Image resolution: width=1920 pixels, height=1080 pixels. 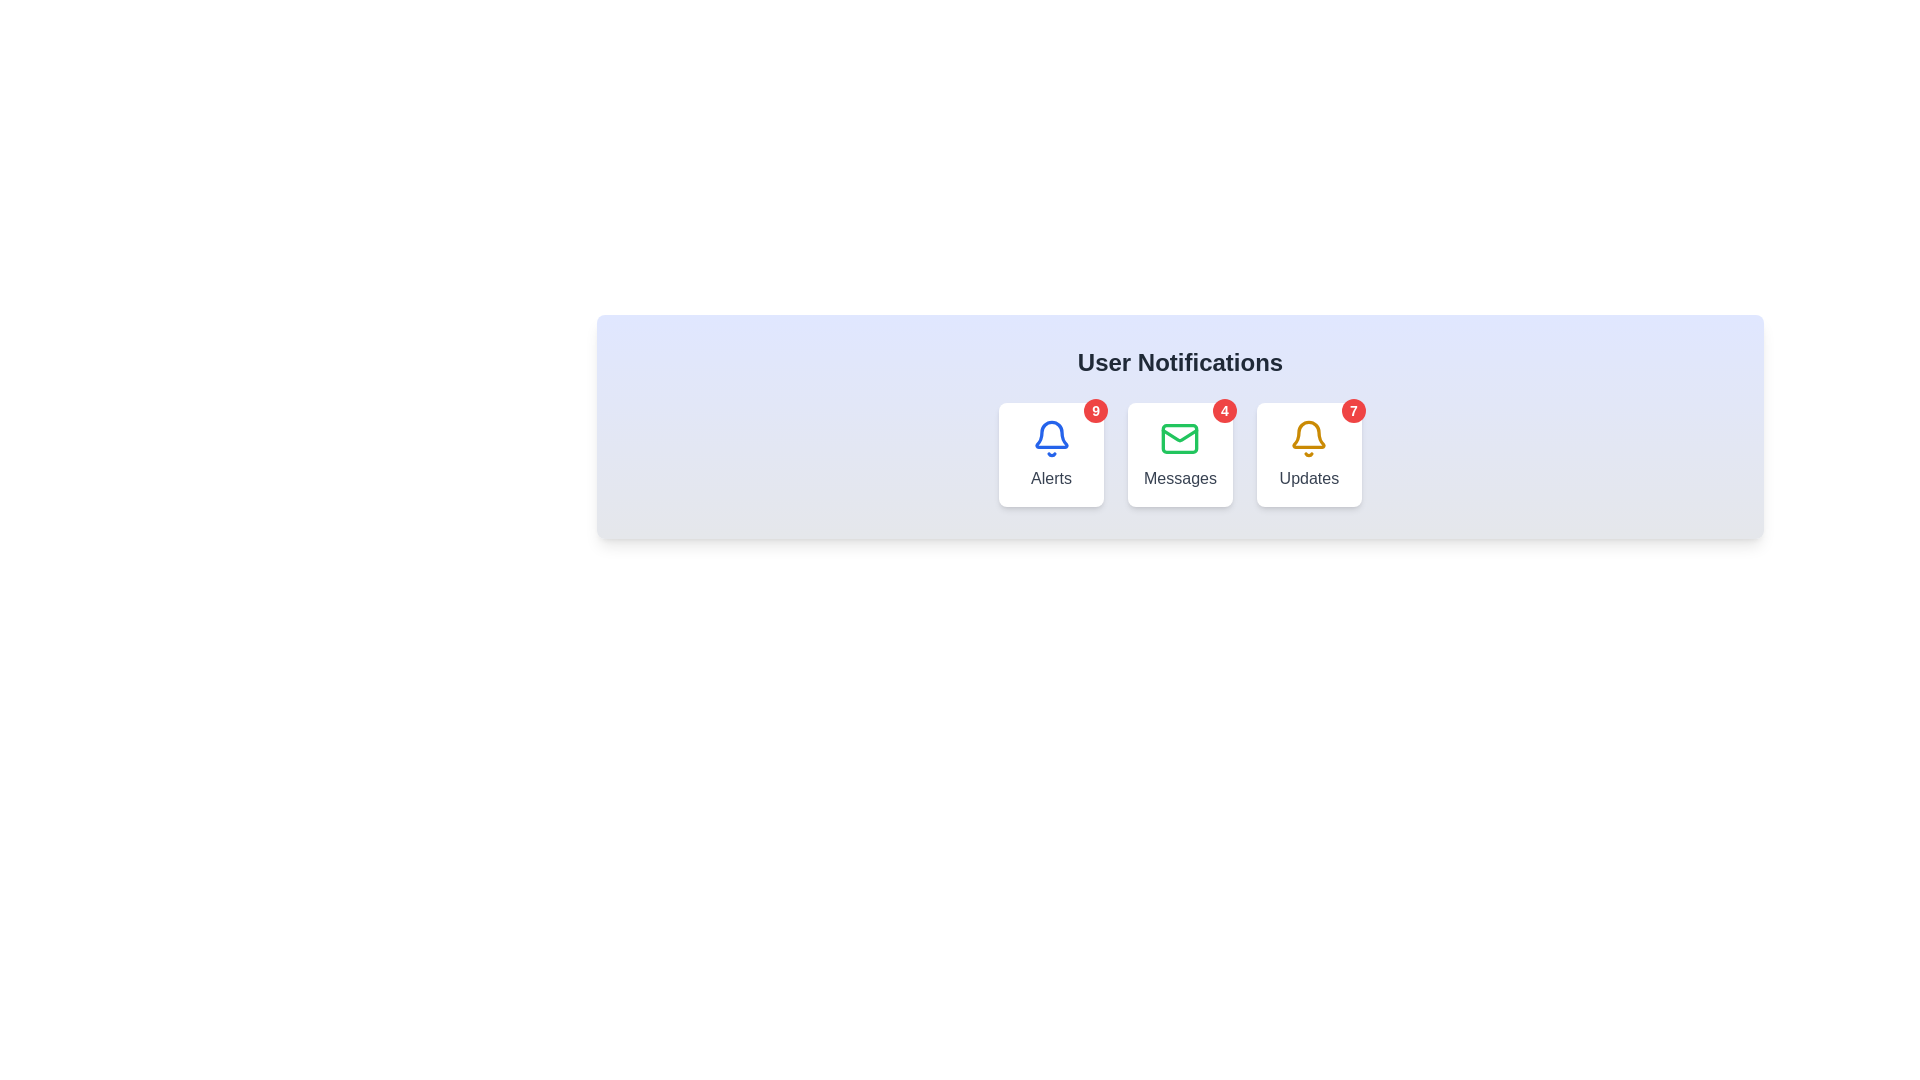 I want to click on the Notification Count Badge, which is a circular badge with a red background displaying the number '9' in bold white text, located at the top-right corner of the 'Alerts' notification card, so click(x=1094, y=410).